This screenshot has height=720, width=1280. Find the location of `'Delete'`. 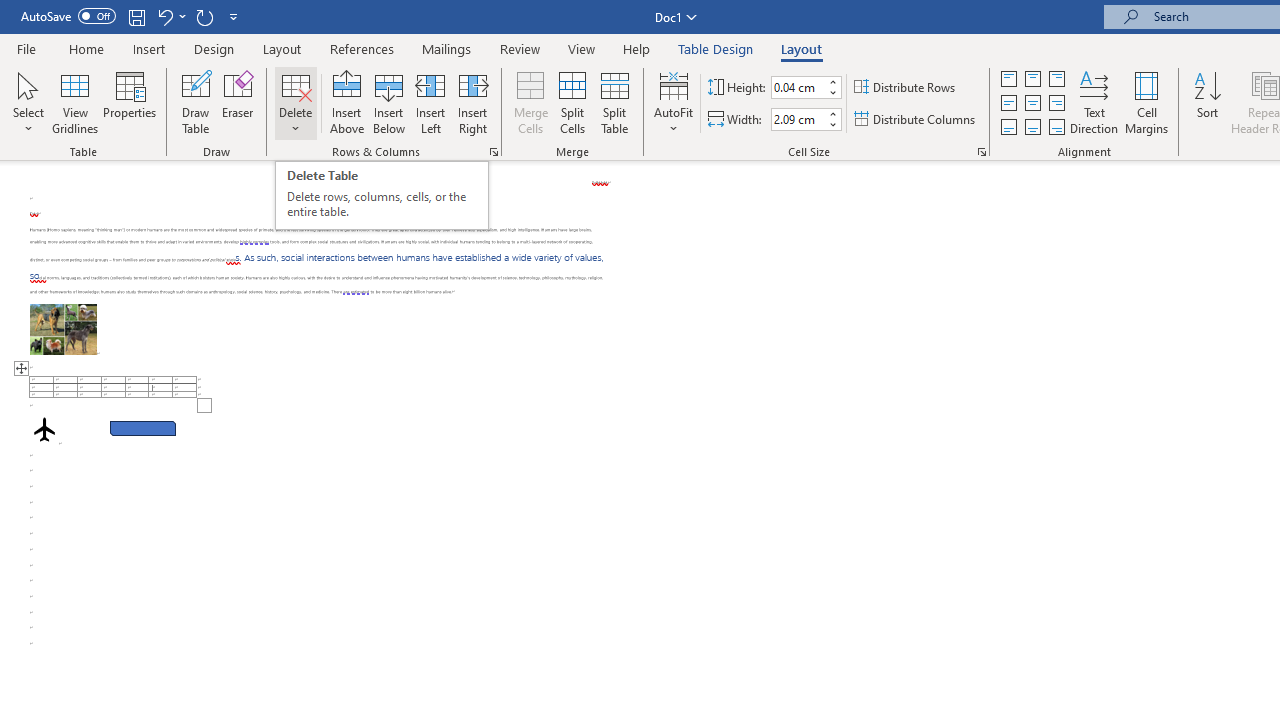

'Delete' is located at coordinates (295, 103).